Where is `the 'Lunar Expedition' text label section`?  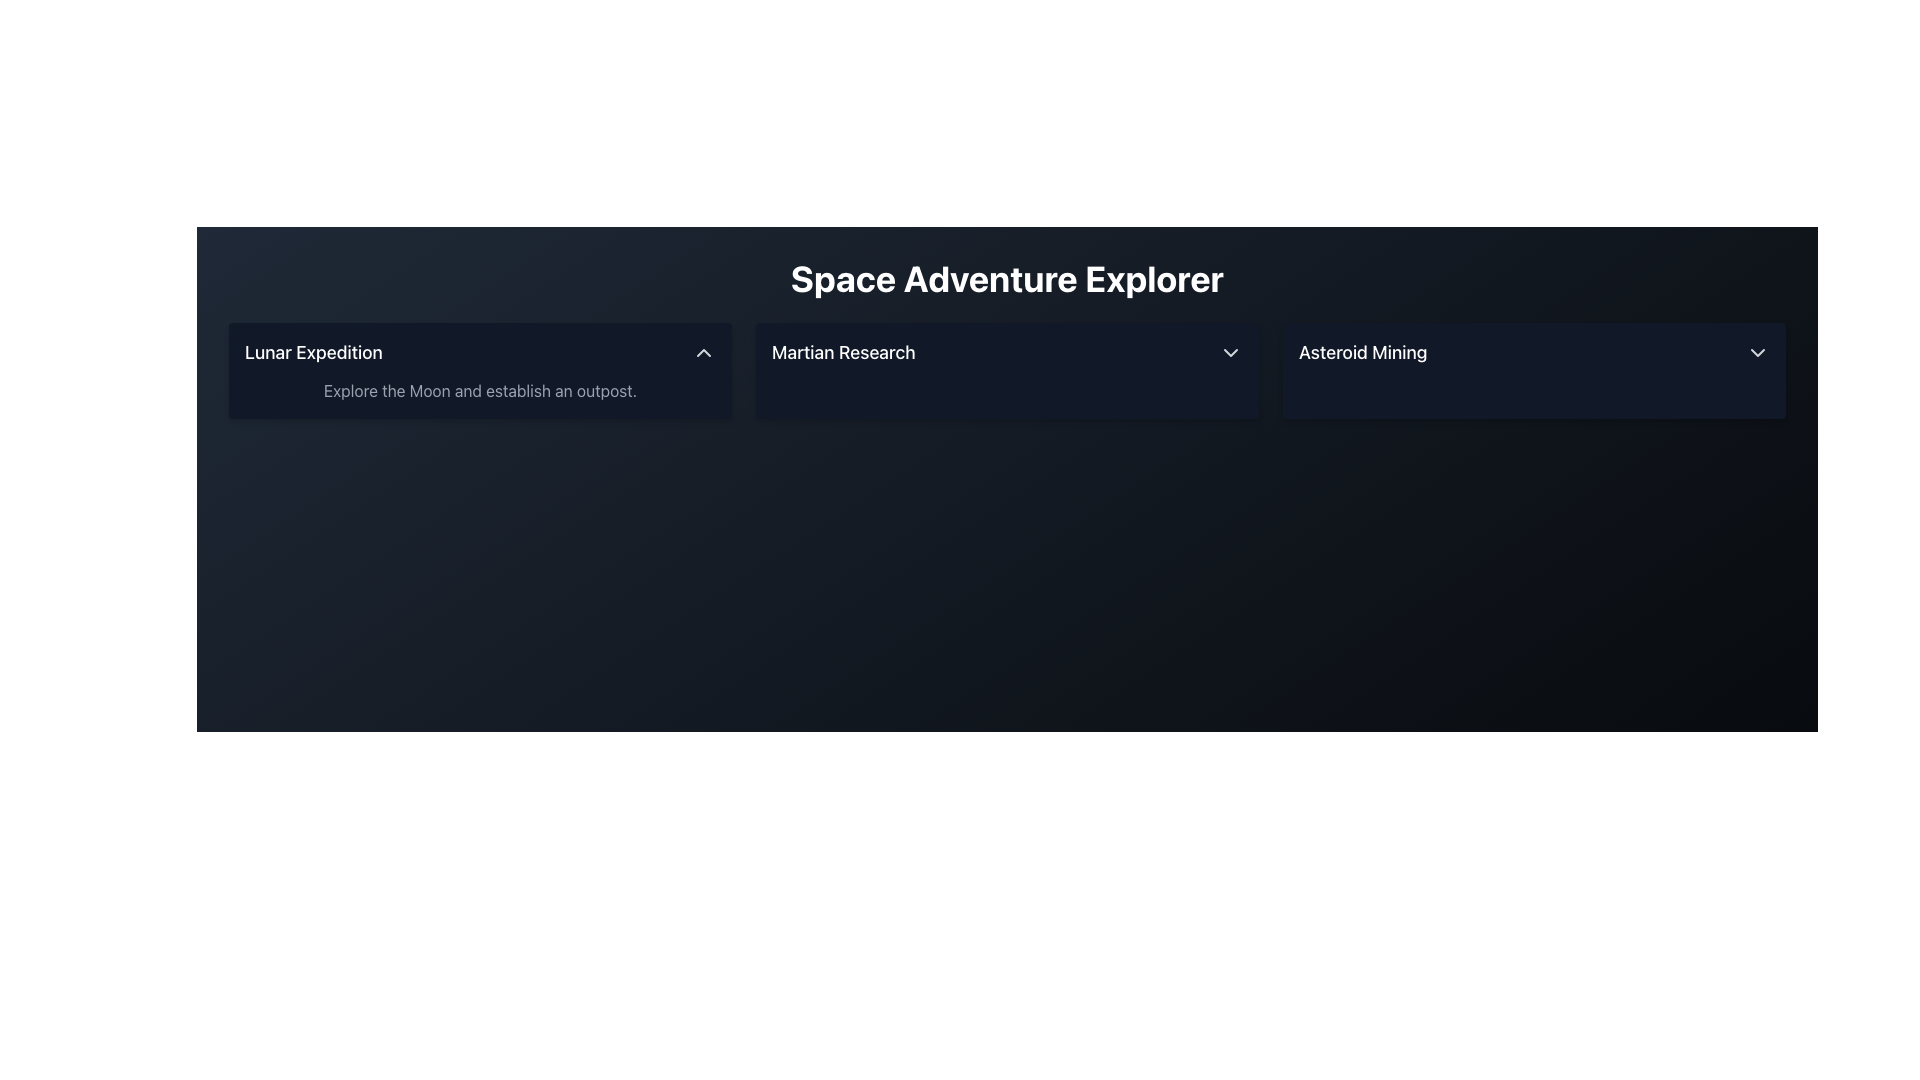
the 'Lunar Expedition' text label section is located at coordinates (312, 352).